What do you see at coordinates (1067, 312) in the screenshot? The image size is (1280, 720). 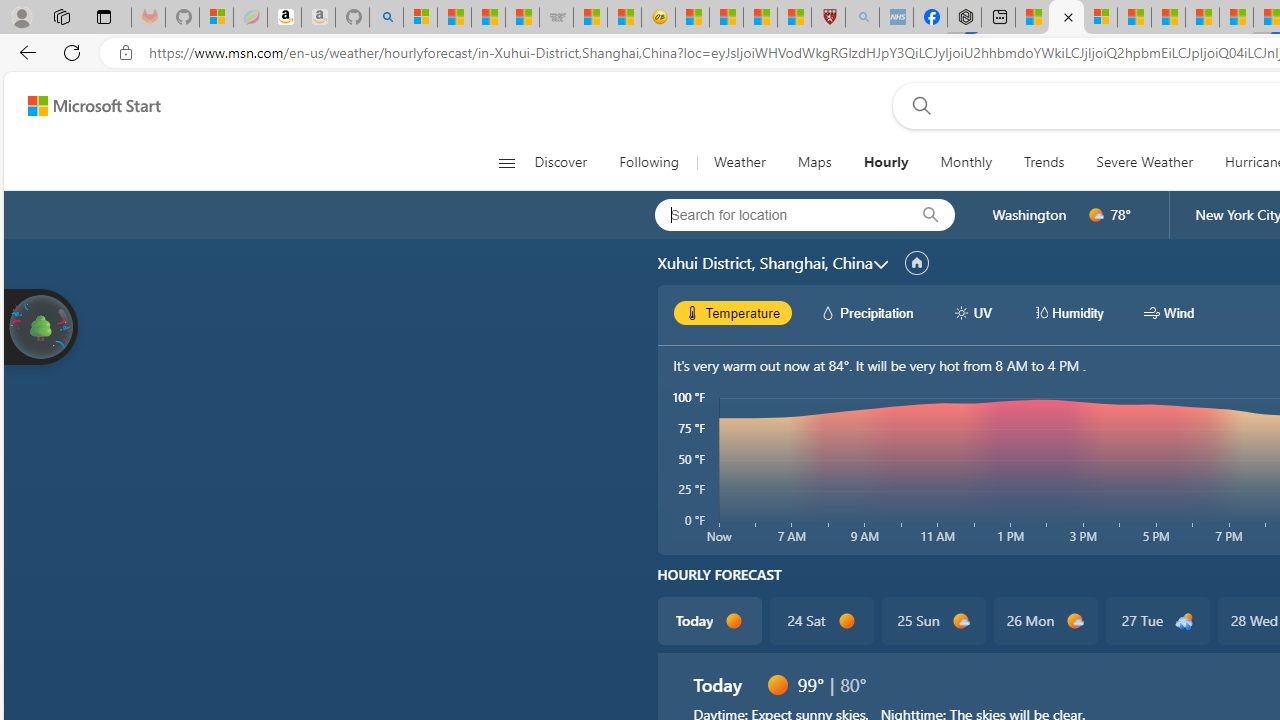 I see `'hourlyChart/humidityWhite Humidity'` at bounding box center [1067, 312].